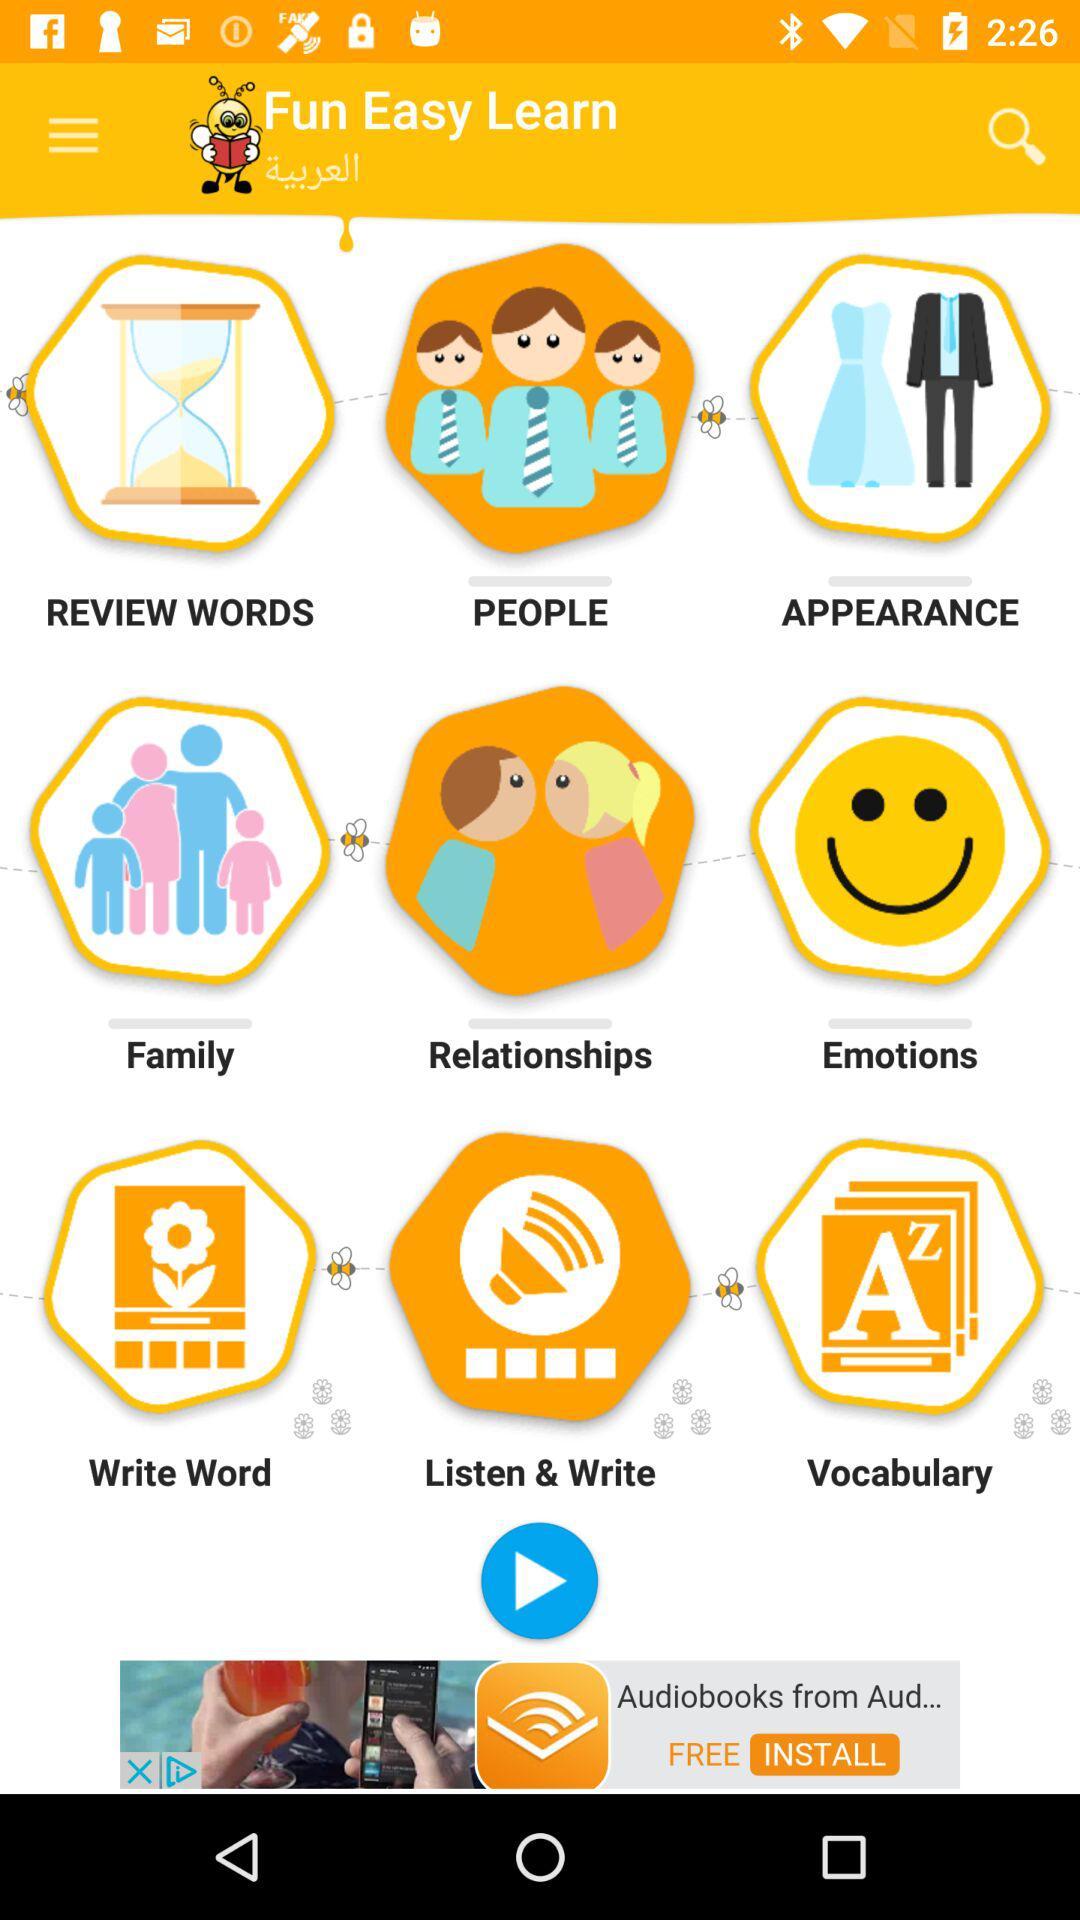 The width and height of the screenshot is (1080, 1920). Describe the element at coordinates (1017, 136) in the screenshot. I see `the search icon beside learn` at that location.